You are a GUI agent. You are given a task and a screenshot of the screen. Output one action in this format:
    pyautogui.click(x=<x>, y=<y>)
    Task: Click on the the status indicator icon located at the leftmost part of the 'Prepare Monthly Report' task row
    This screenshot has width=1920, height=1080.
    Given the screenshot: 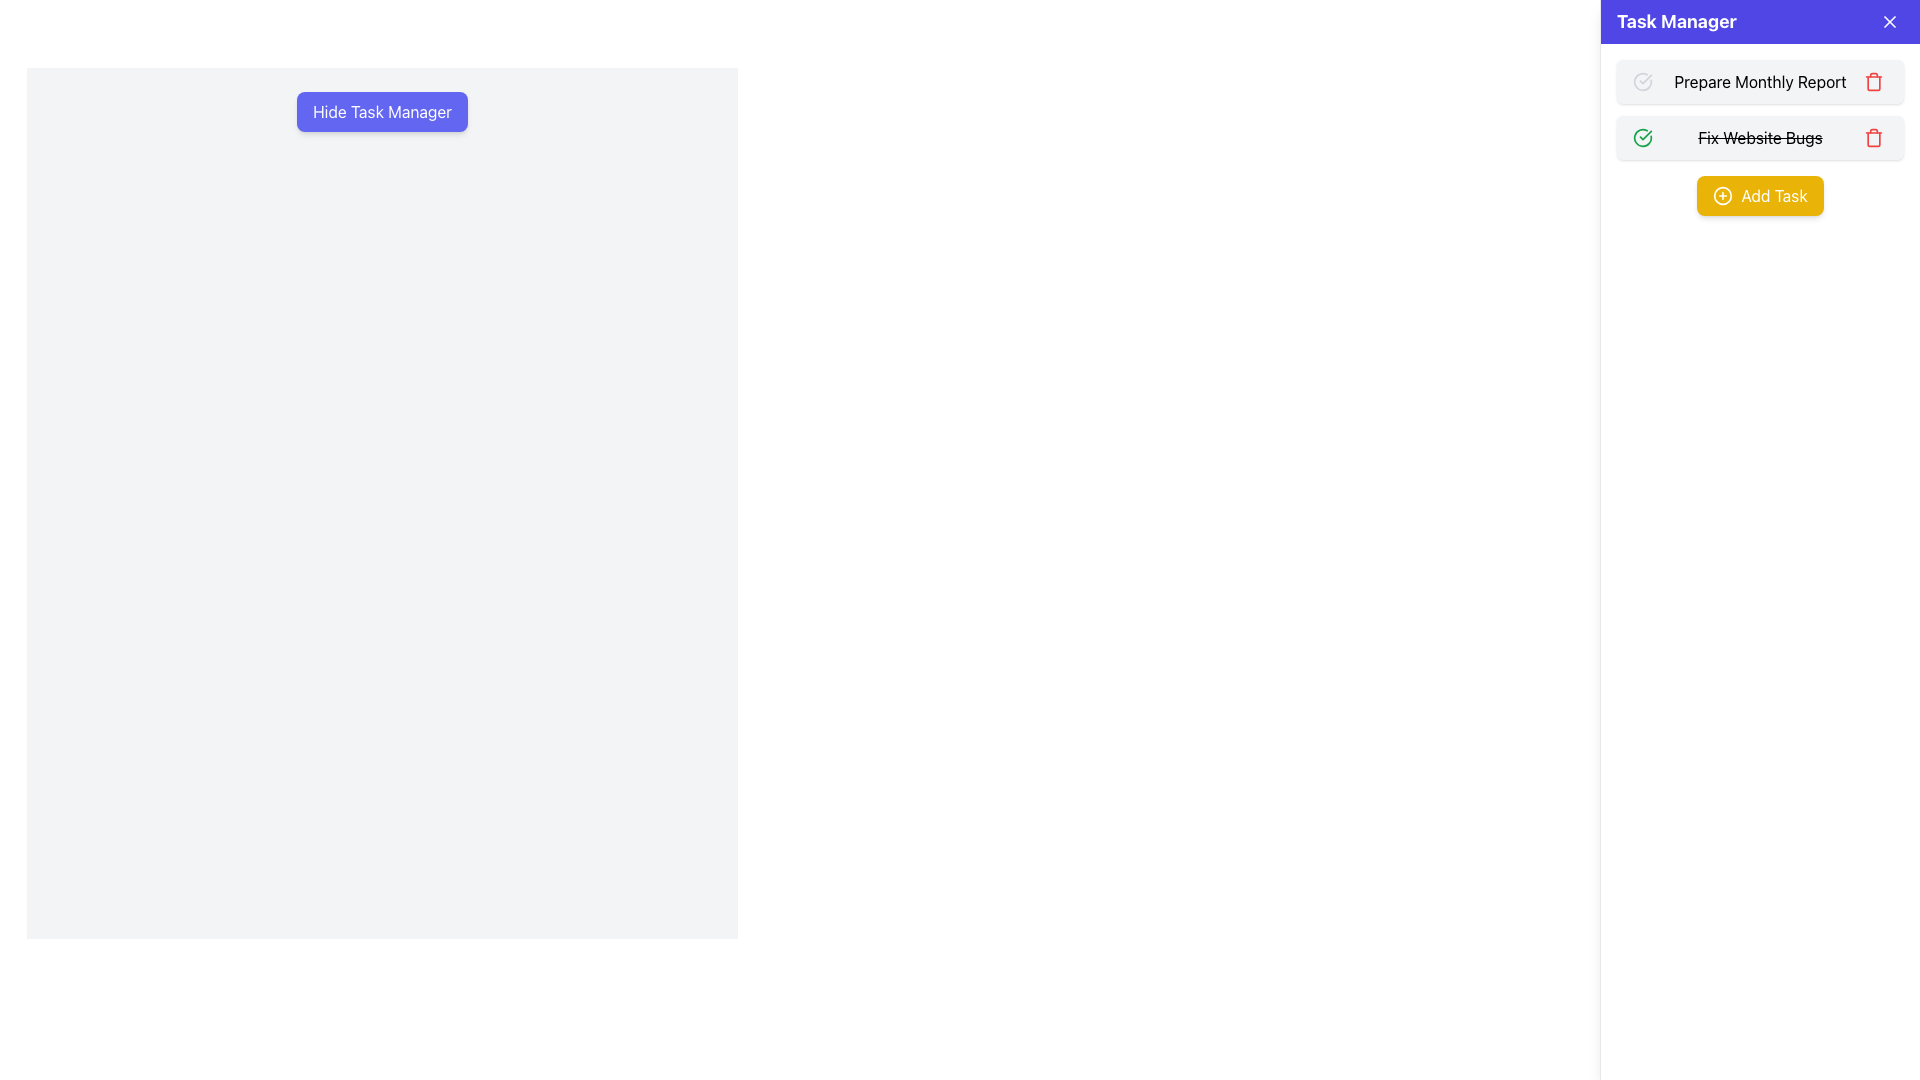 What is the action you would take?
    pyautogui.click(x=1642, y=80)
    